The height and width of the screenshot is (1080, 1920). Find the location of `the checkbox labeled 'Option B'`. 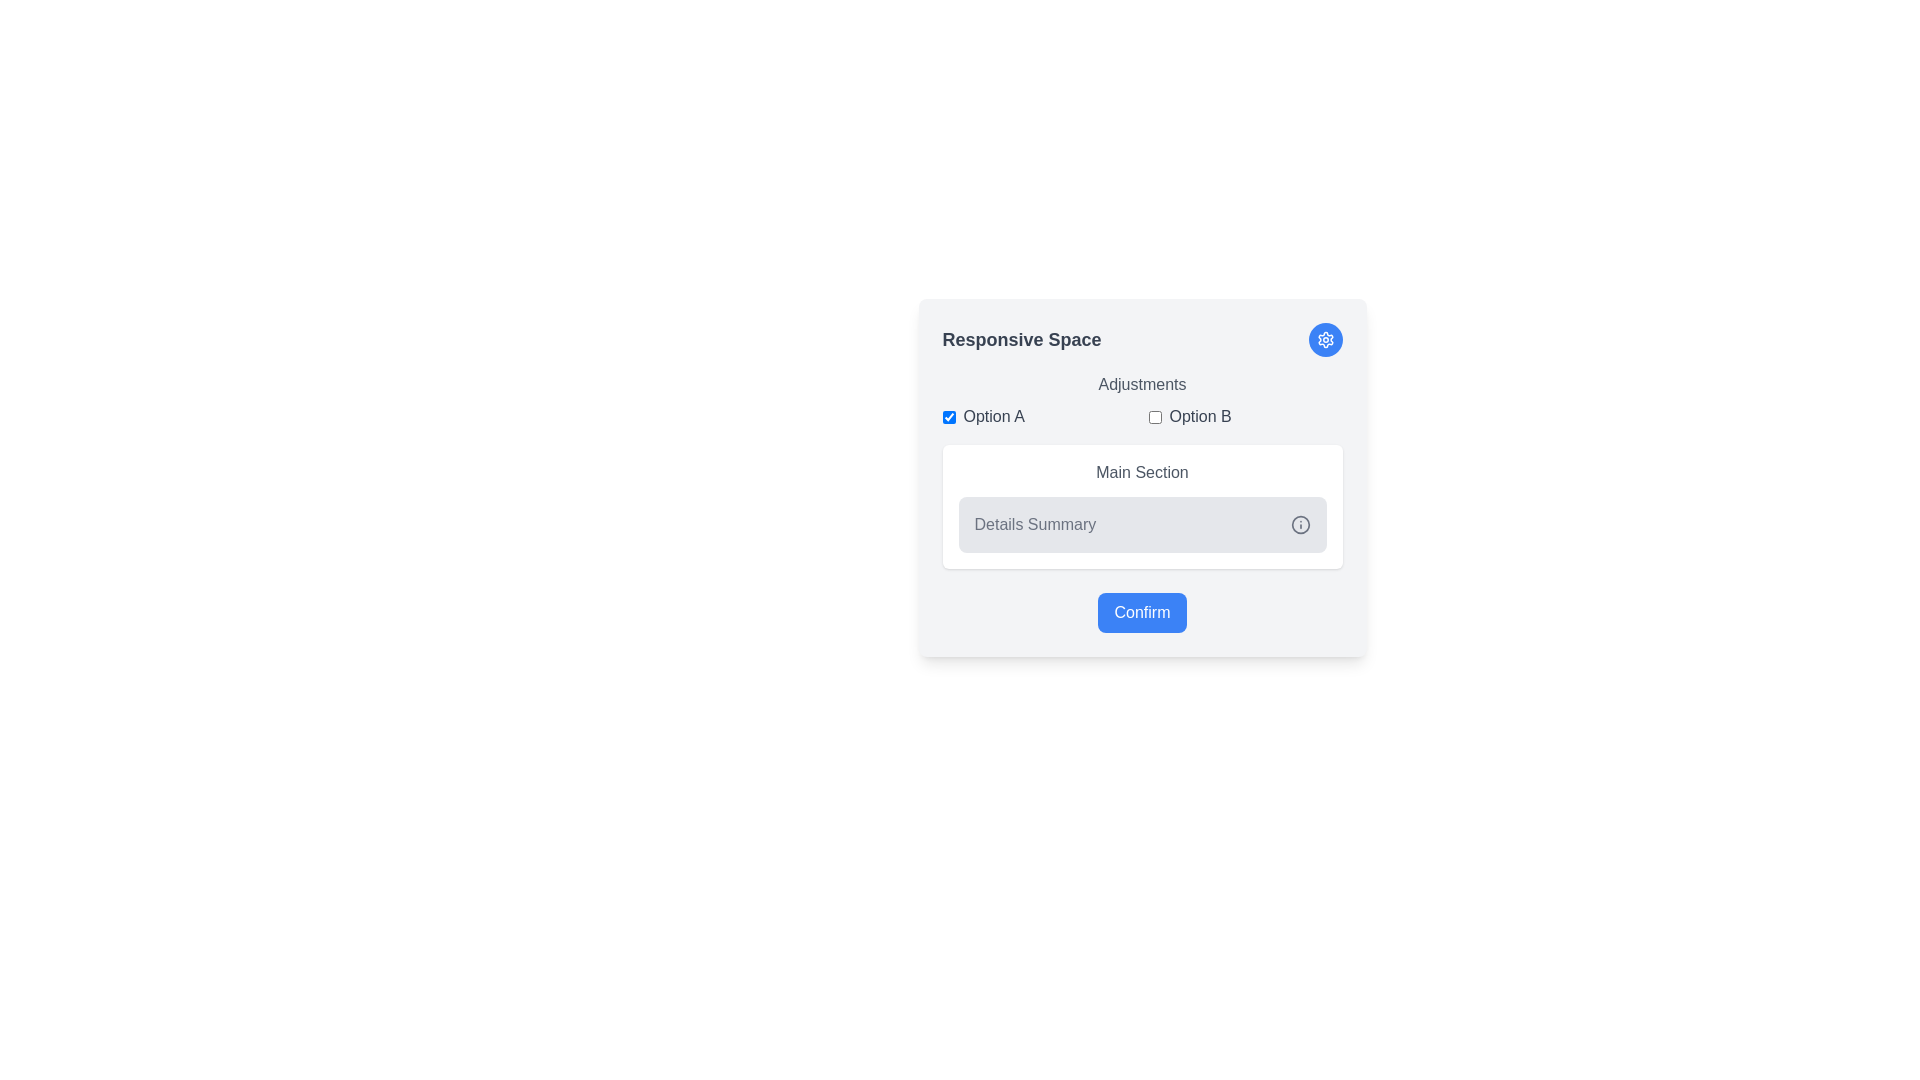

the checkbox labeled 'Option B' is located at coordinates (1244, 415).